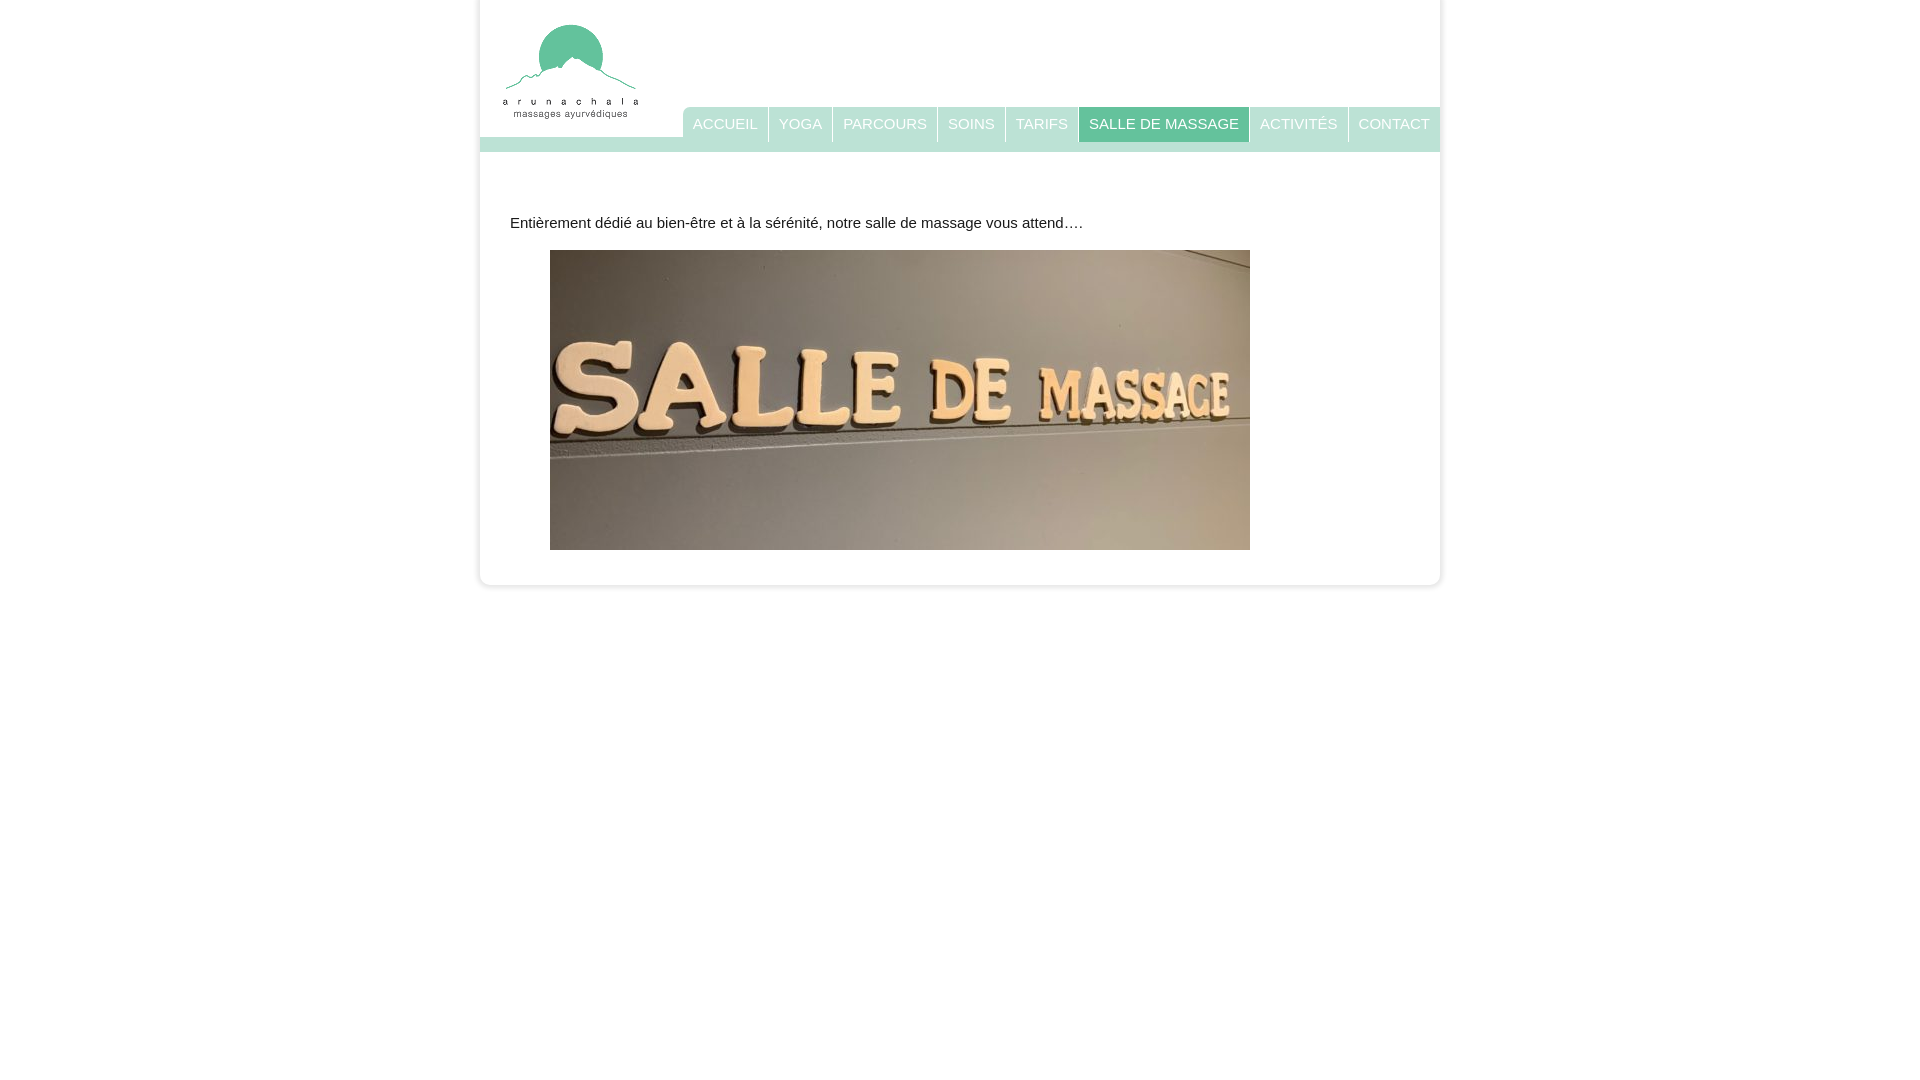 This screenshot has width=1920, height=1080. What do you see at coordinates (1393, 123) in the screenshot?
I see `'CONTACT'` at bounding box center [1393, 123].